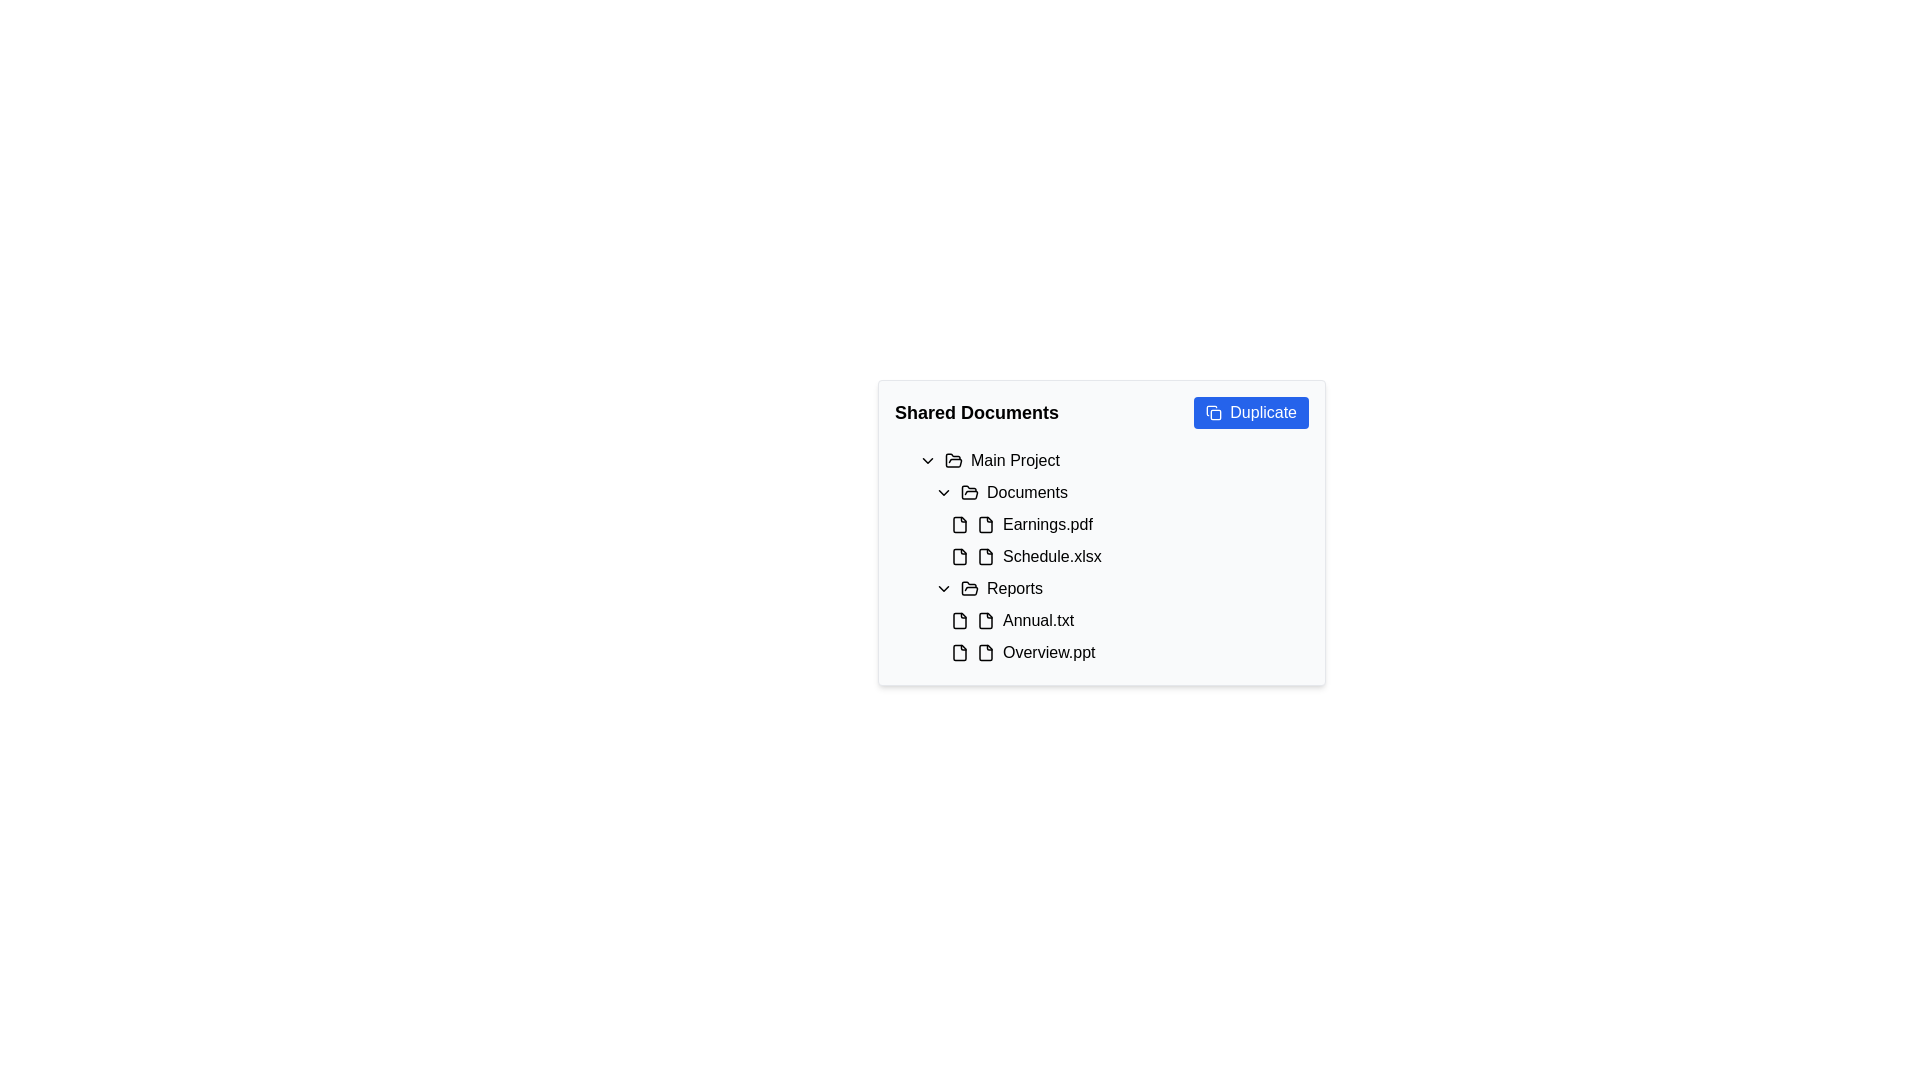 Image resolution: width=1920 pixels, height=1080 pixels. I want to click on the file icon for 'Overview.ppt', which is the last item in the 'Reports' section, positioned immediately left of the text label, so click(985, 652).